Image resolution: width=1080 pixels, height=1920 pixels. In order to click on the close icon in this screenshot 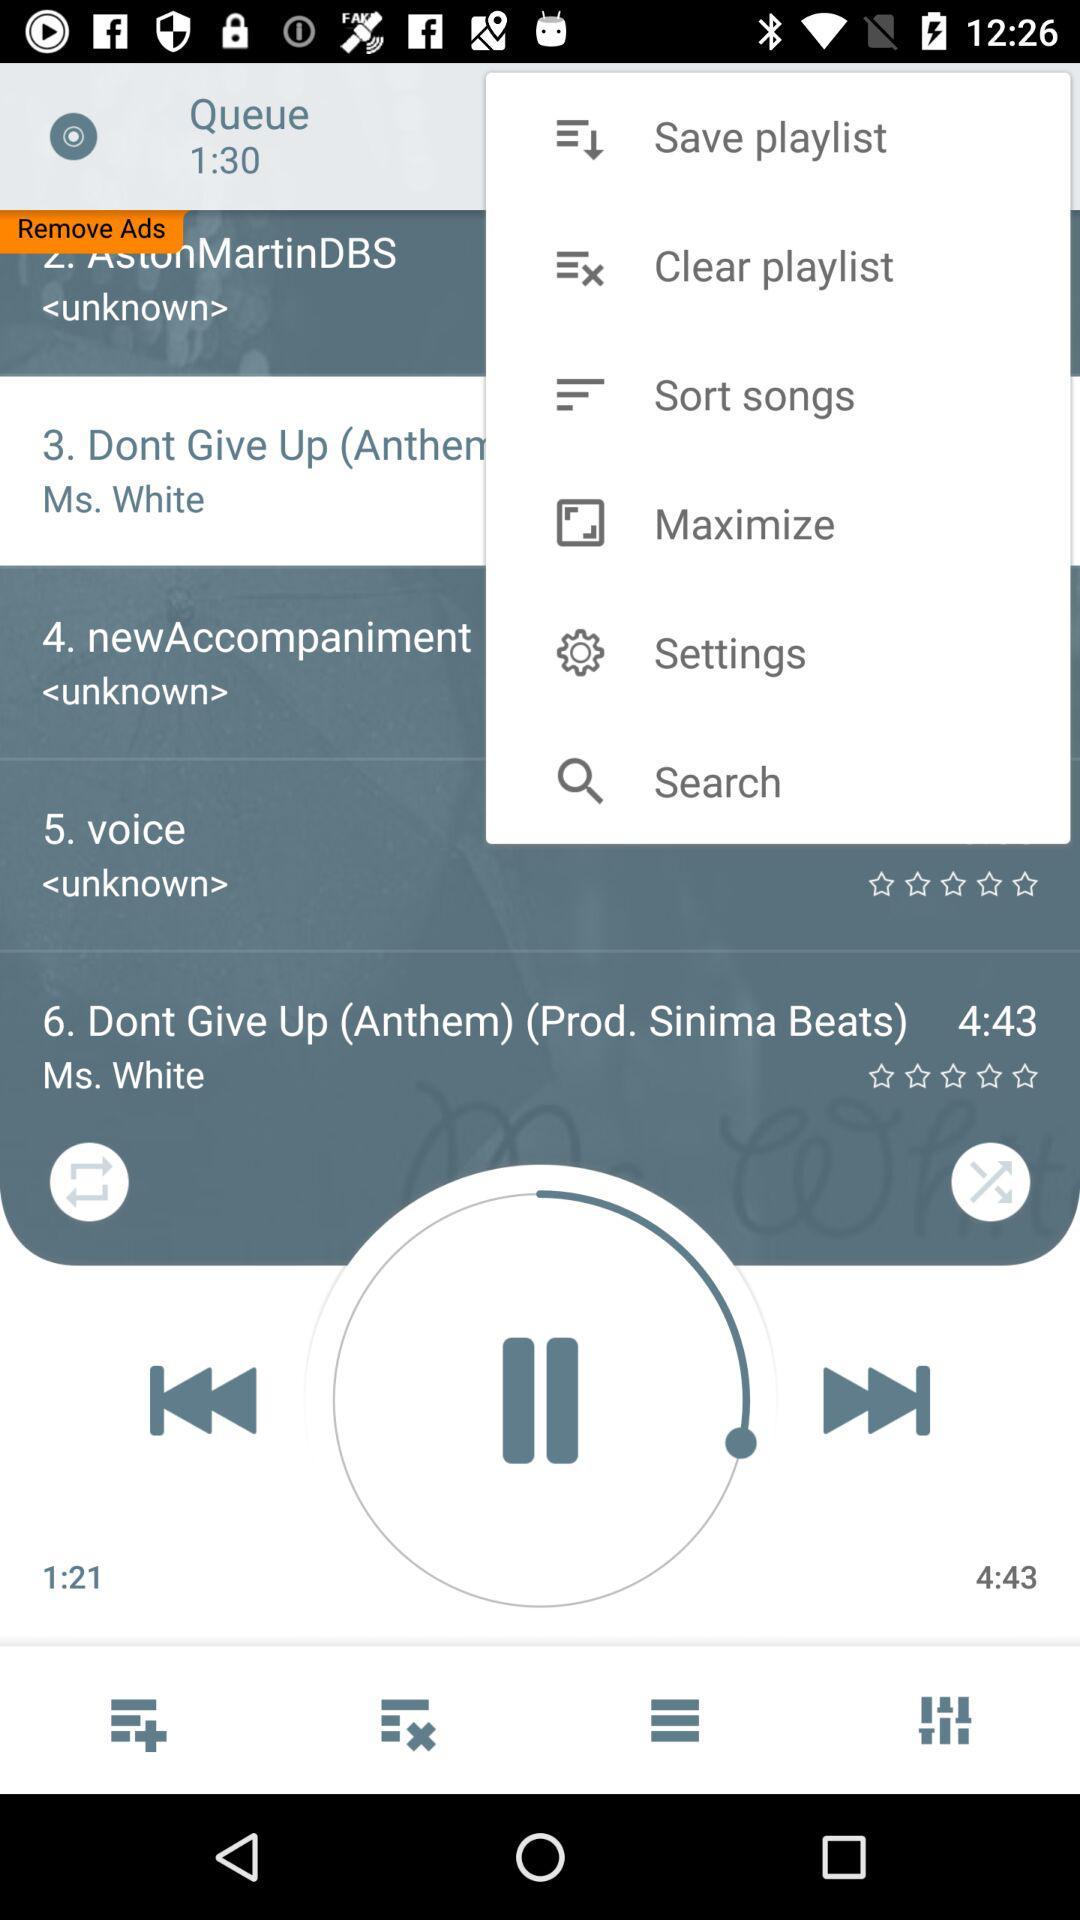, I will do `click(990, 1185)`.